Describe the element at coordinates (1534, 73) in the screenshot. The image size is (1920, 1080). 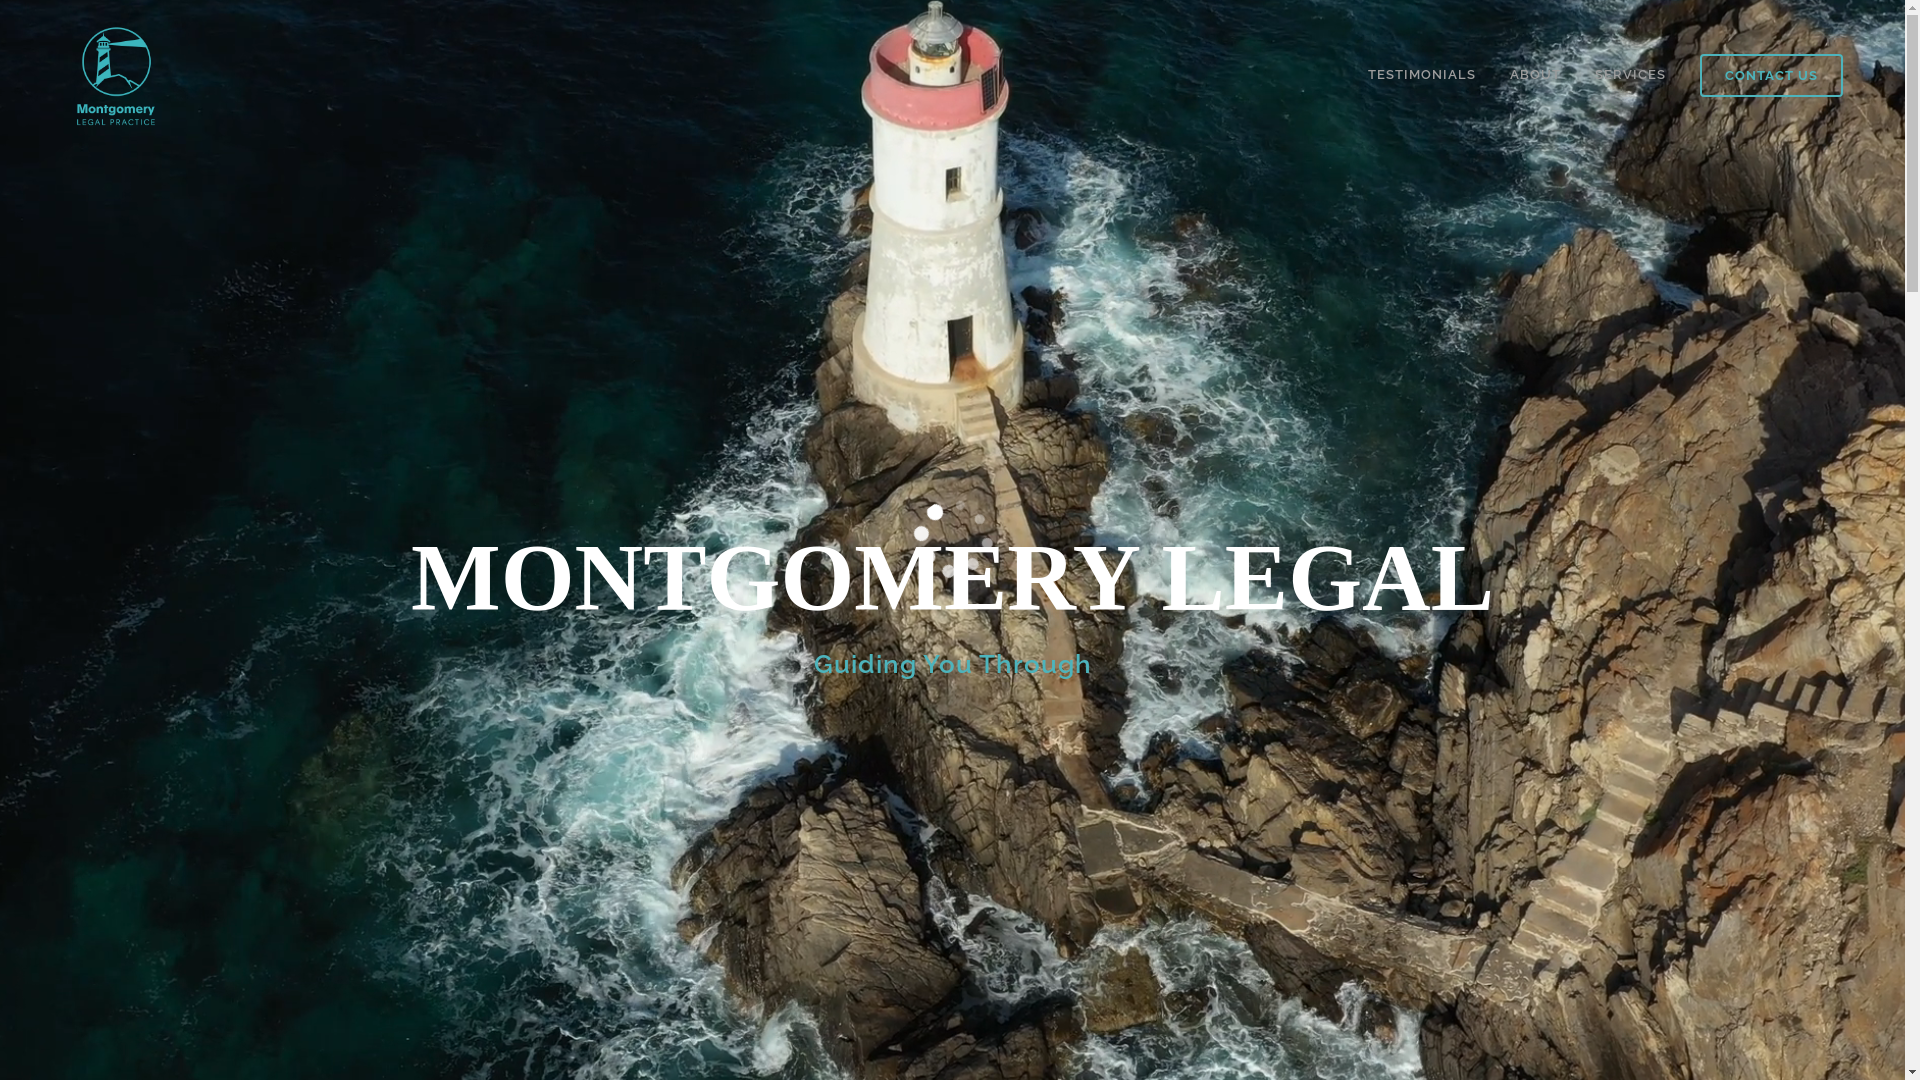
I see `'ABOUT'` at that location.